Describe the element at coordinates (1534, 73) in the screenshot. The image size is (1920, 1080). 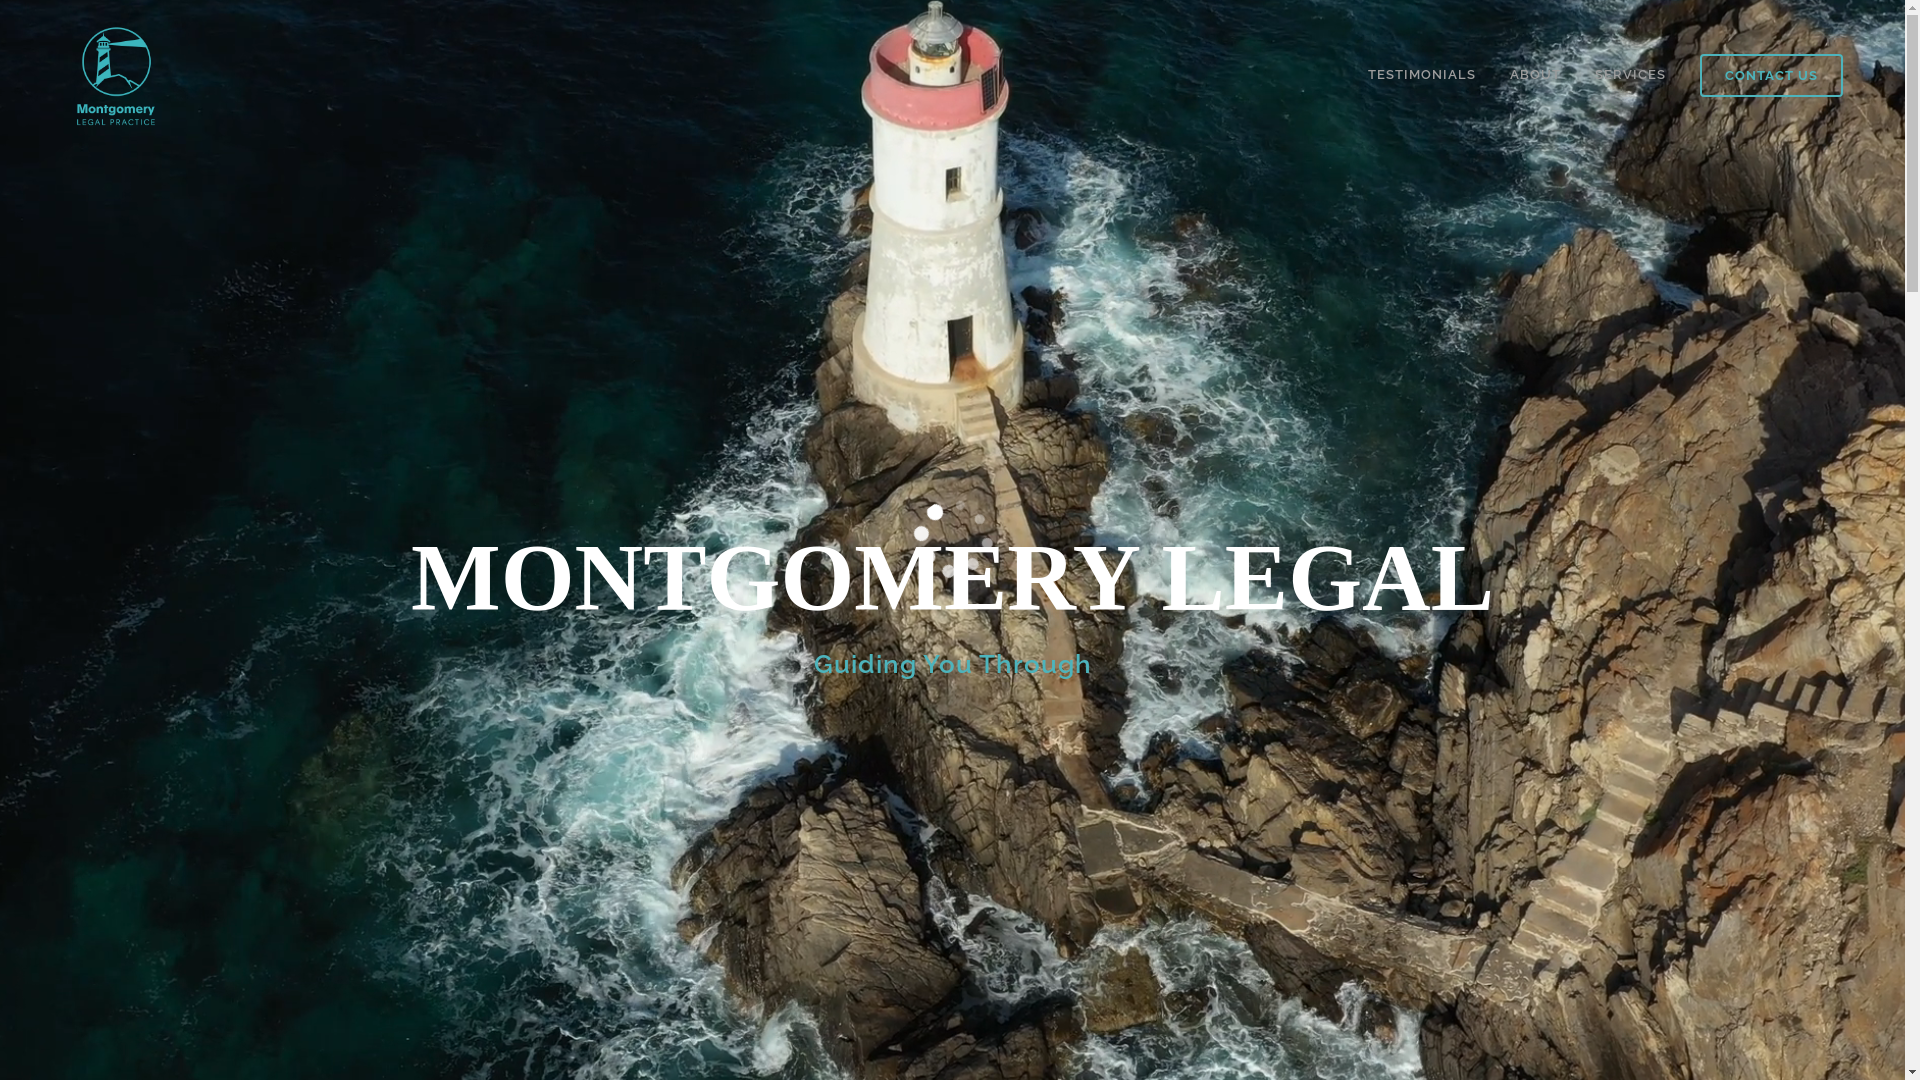
I see `'ABOUT'` at that location.